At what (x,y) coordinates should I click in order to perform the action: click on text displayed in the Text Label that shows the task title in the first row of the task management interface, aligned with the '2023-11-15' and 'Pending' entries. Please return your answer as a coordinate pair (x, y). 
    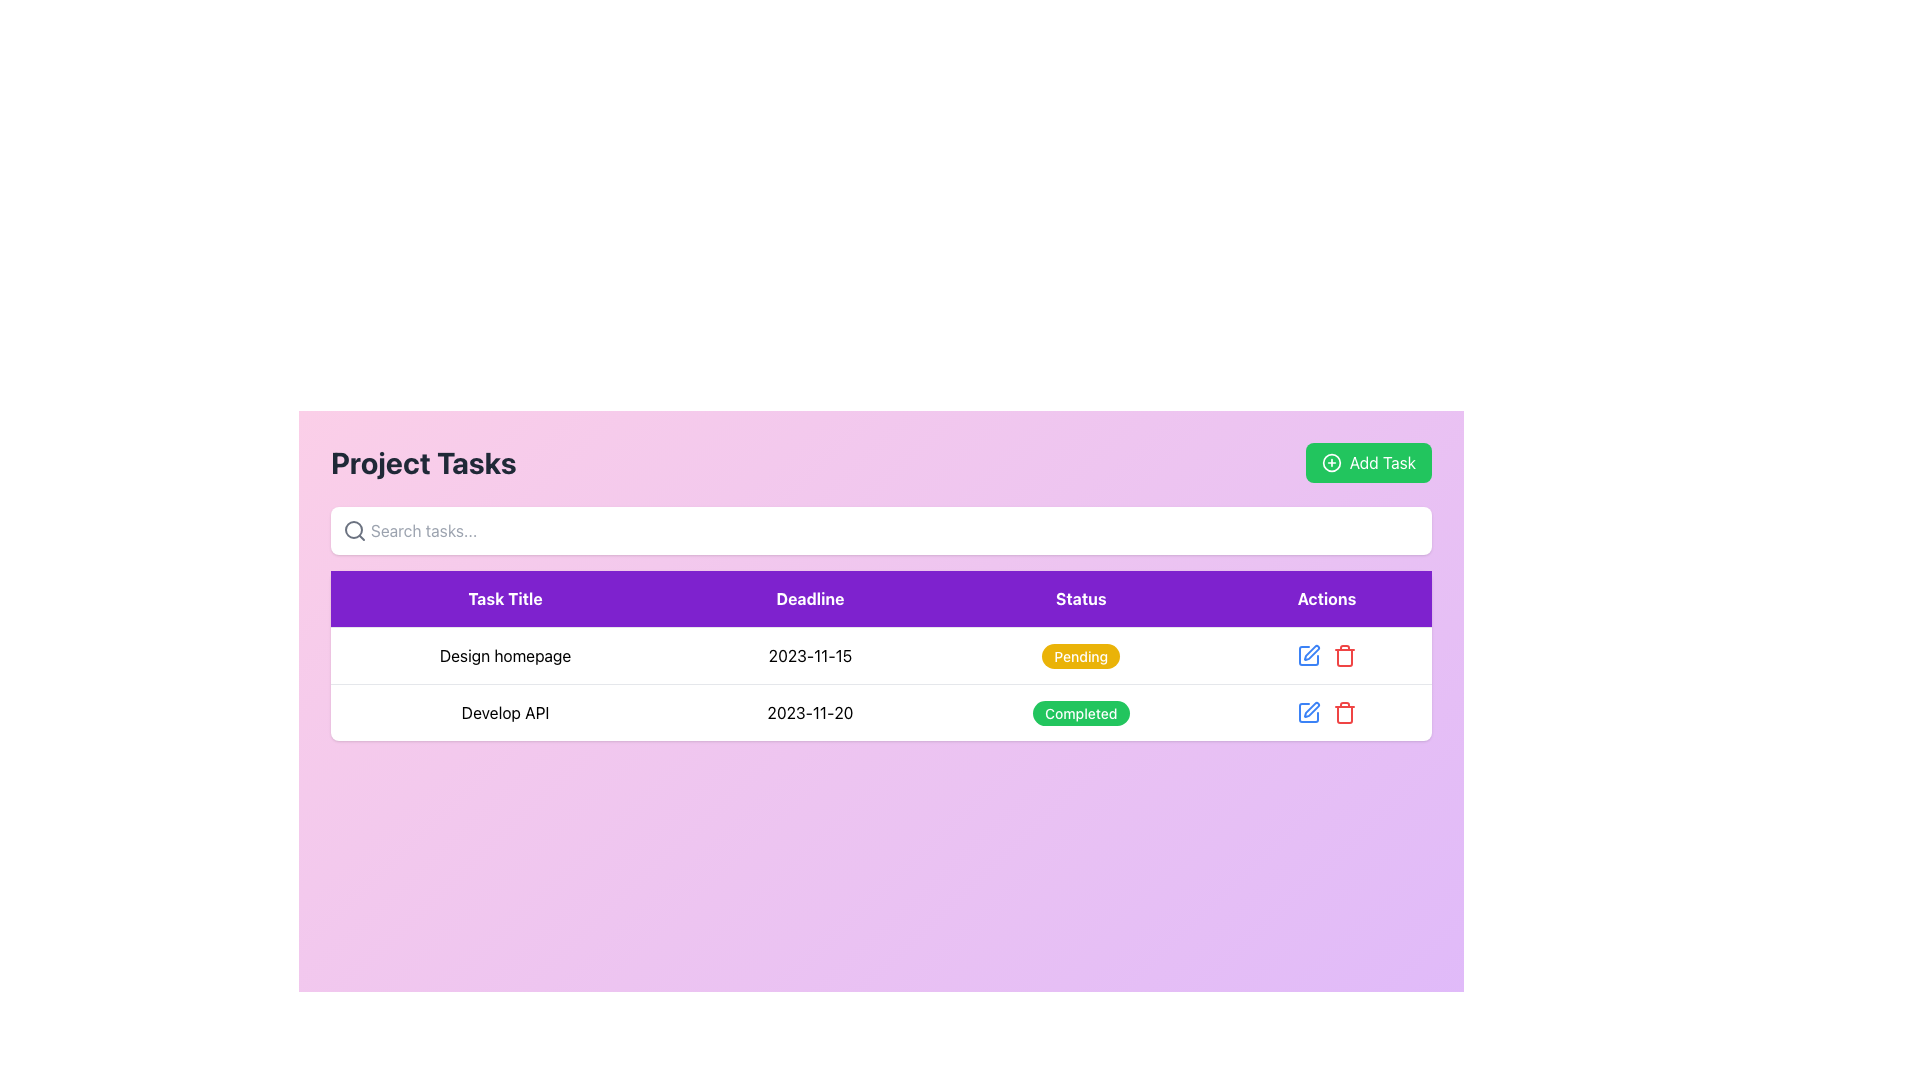
    Looking at the image, I should click on (505, 655).